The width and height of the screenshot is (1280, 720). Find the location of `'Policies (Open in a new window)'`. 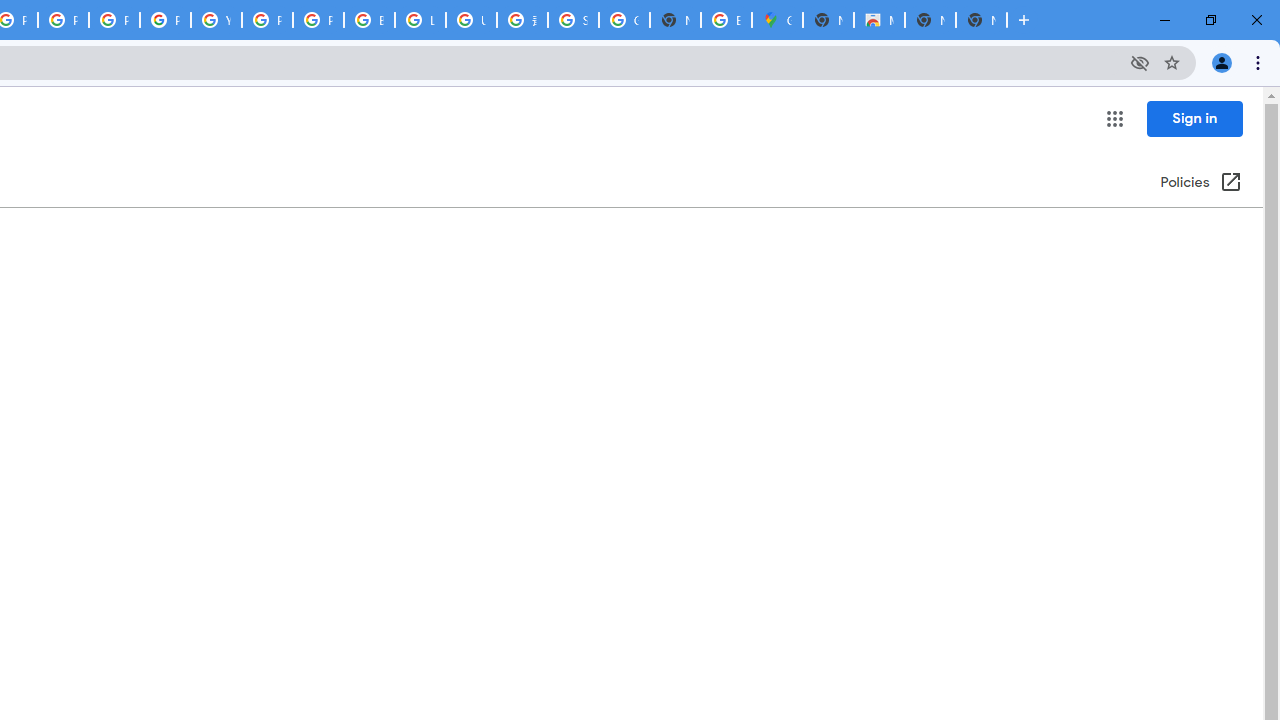

'Policies (Open in a new window)' is located at coordinates (1200, 183).